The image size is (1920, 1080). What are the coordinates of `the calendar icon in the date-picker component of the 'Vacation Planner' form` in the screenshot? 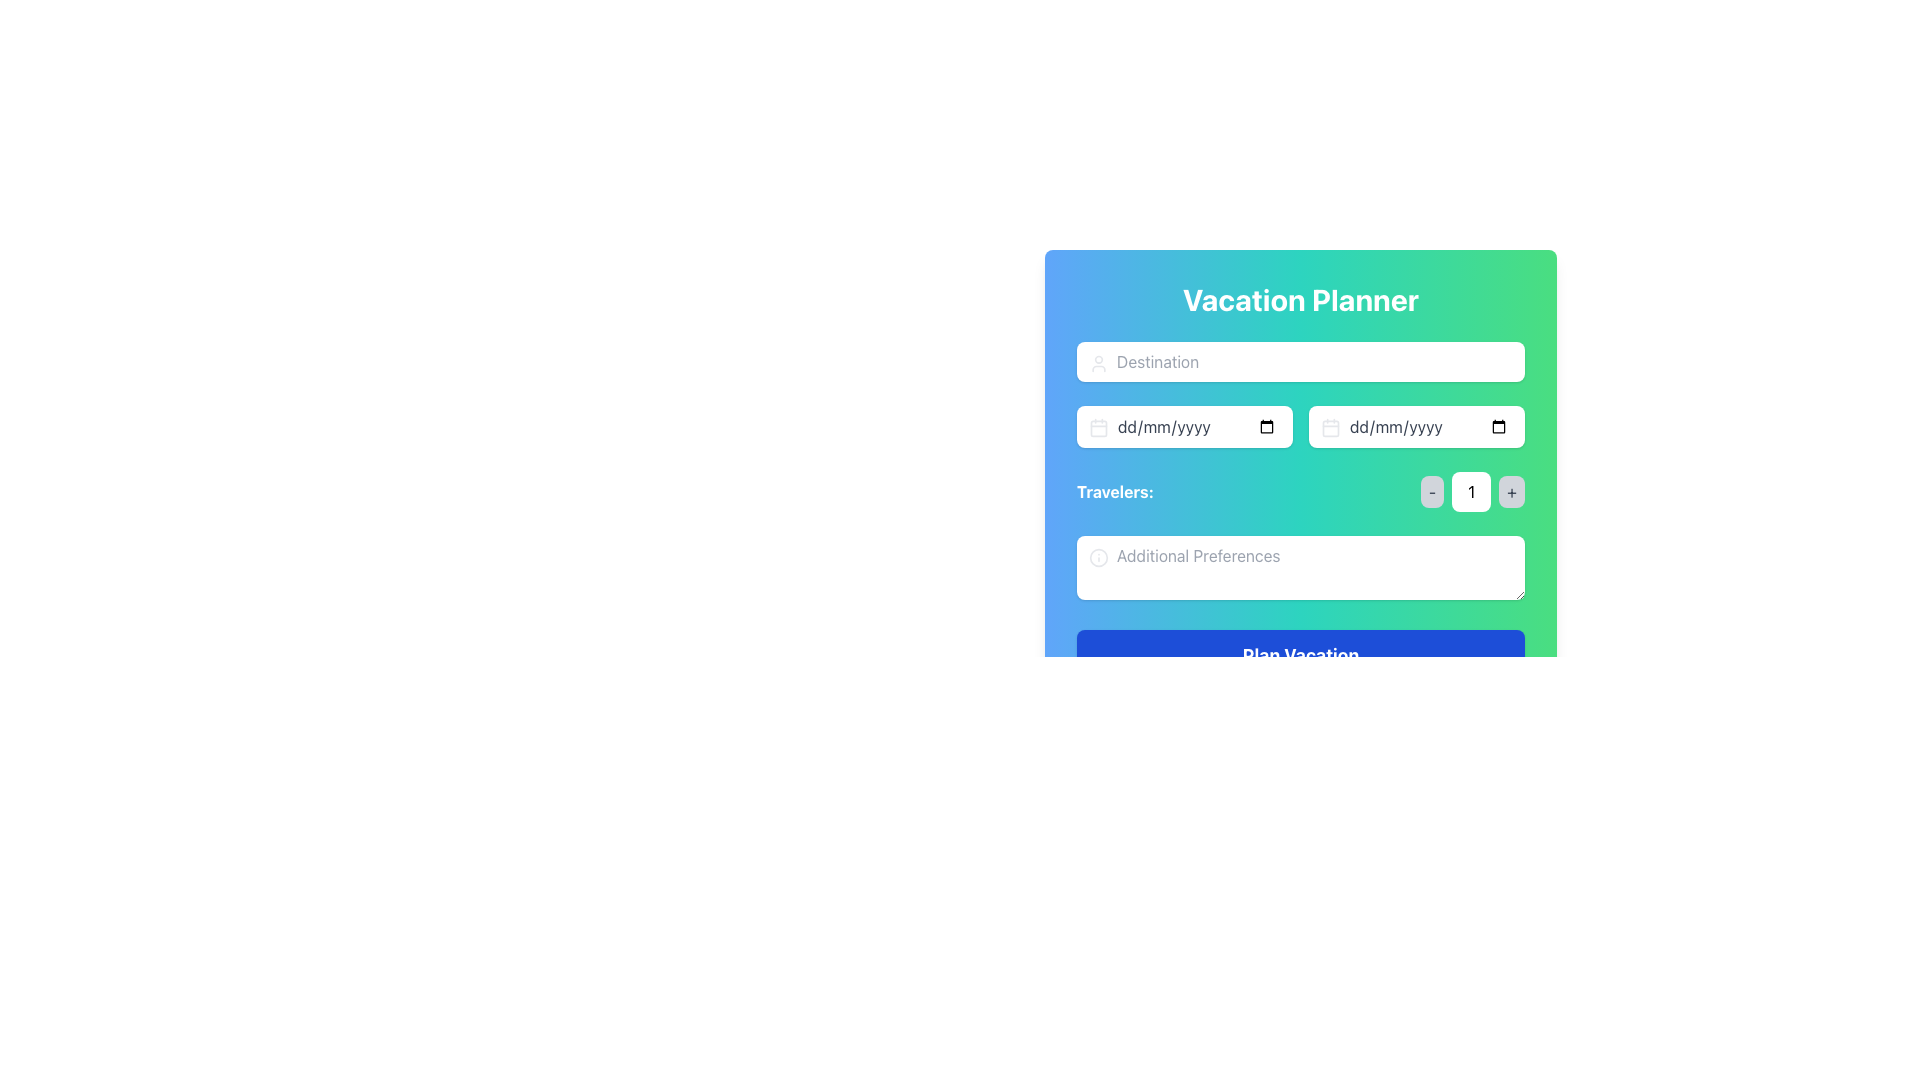 It's located at (1300, 426).